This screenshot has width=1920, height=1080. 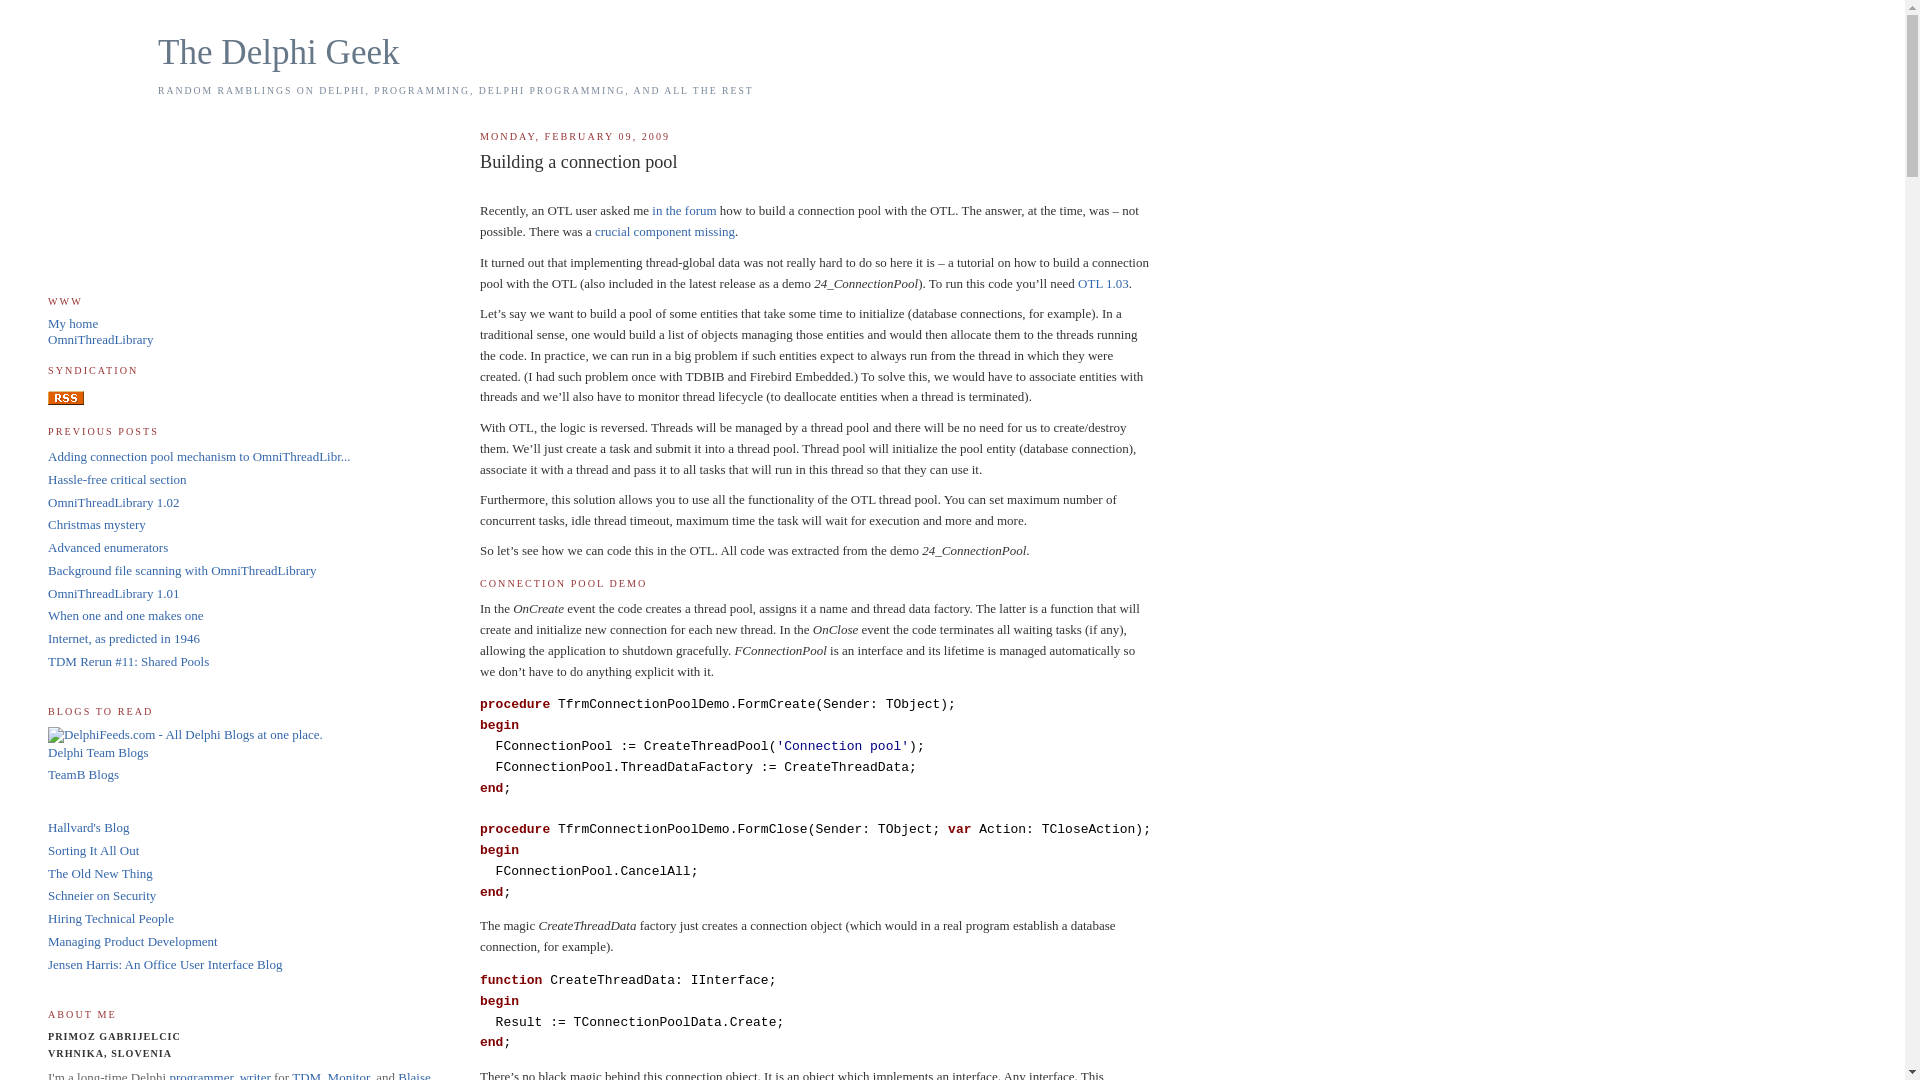 I want to click on 'Hiring Technical People', so click(x=109, y=918).